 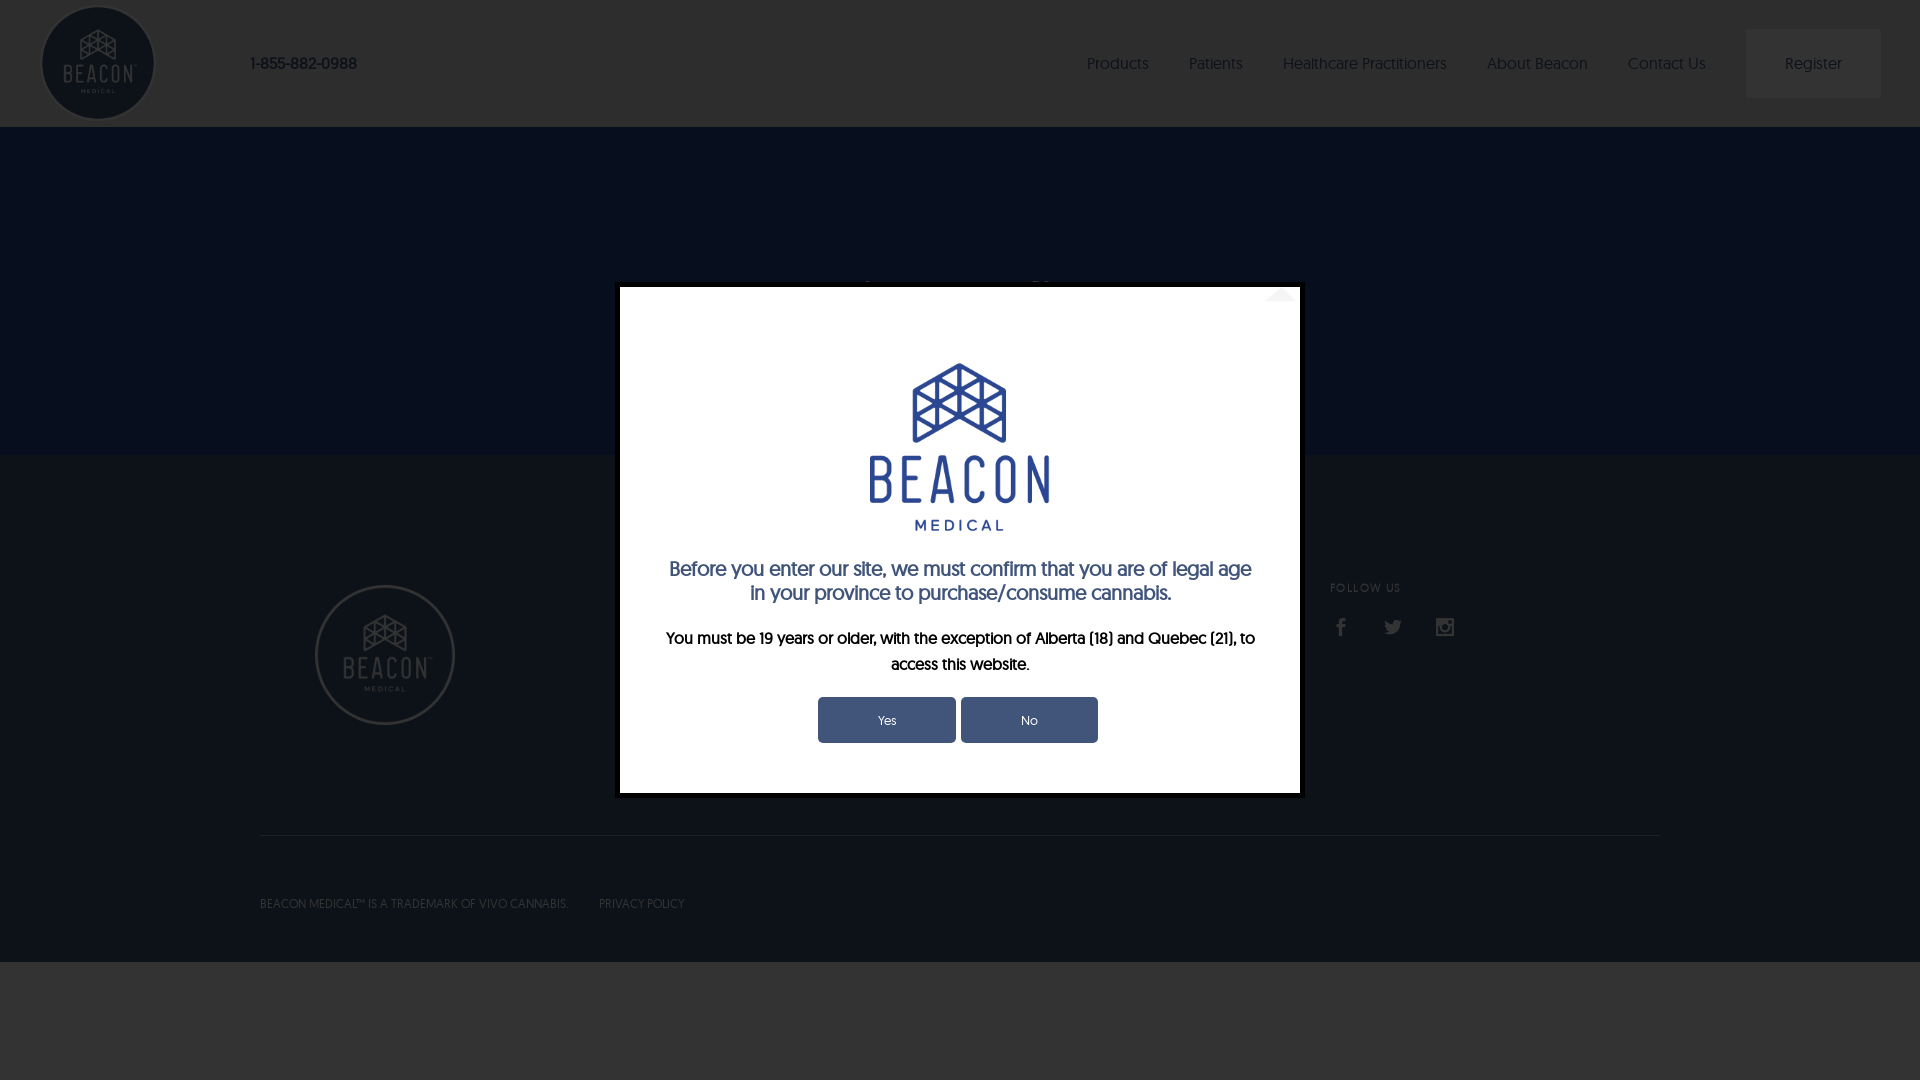 I want to click on 'Patients', so click(x=1214, y=62).